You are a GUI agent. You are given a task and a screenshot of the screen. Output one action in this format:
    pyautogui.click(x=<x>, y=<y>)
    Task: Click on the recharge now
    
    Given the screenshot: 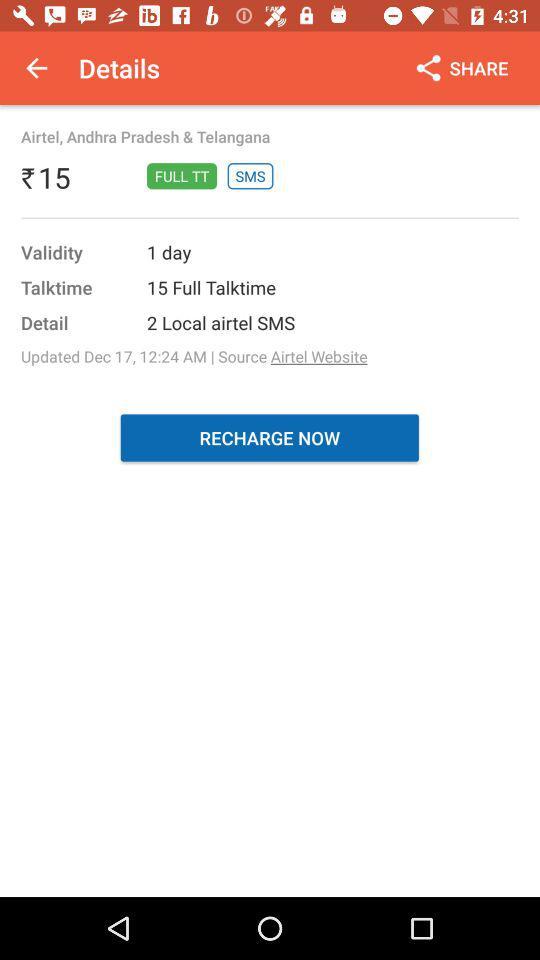 What is the action you would take?
    pyautogui.click(x=269, y=437)
    